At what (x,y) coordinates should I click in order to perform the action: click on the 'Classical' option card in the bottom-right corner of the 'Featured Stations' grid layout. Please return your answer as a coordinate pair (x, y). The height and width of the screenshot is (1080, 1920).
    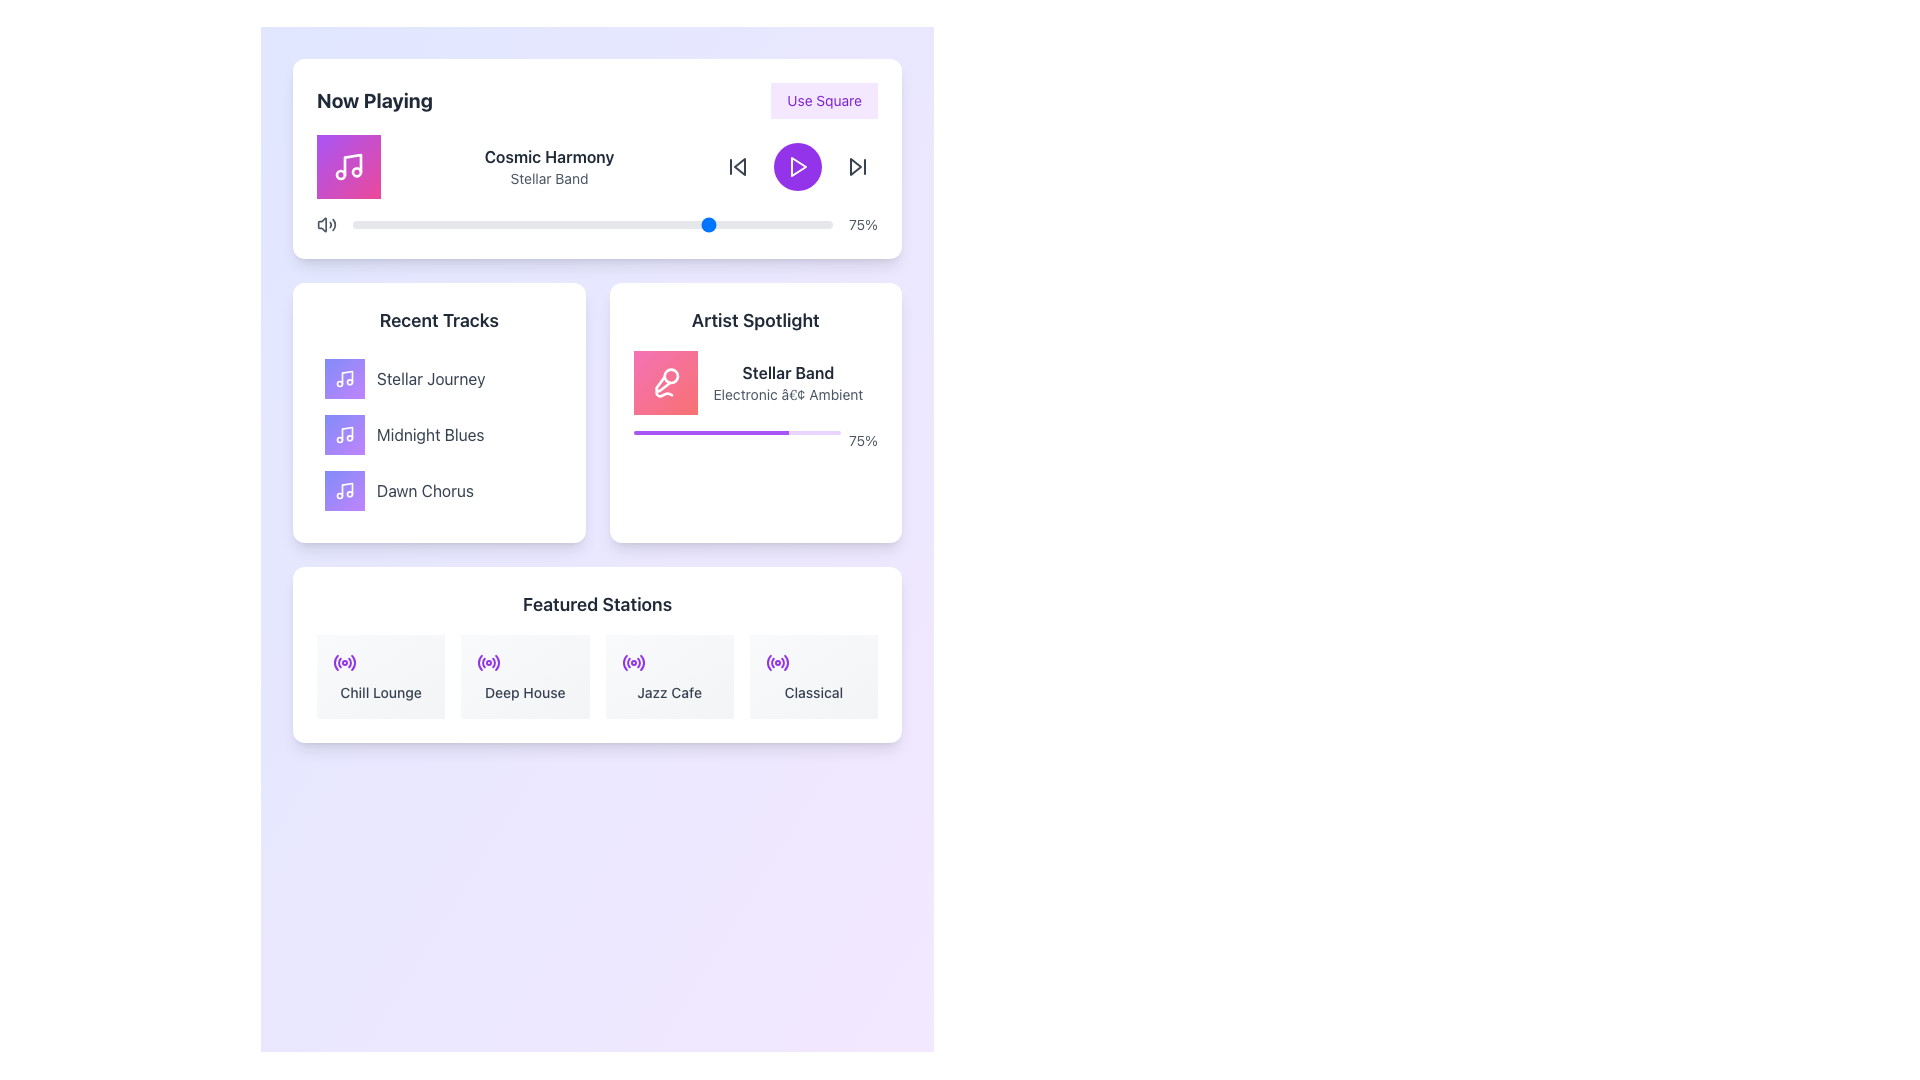
    Looking at the image, I should click on (813, 676).